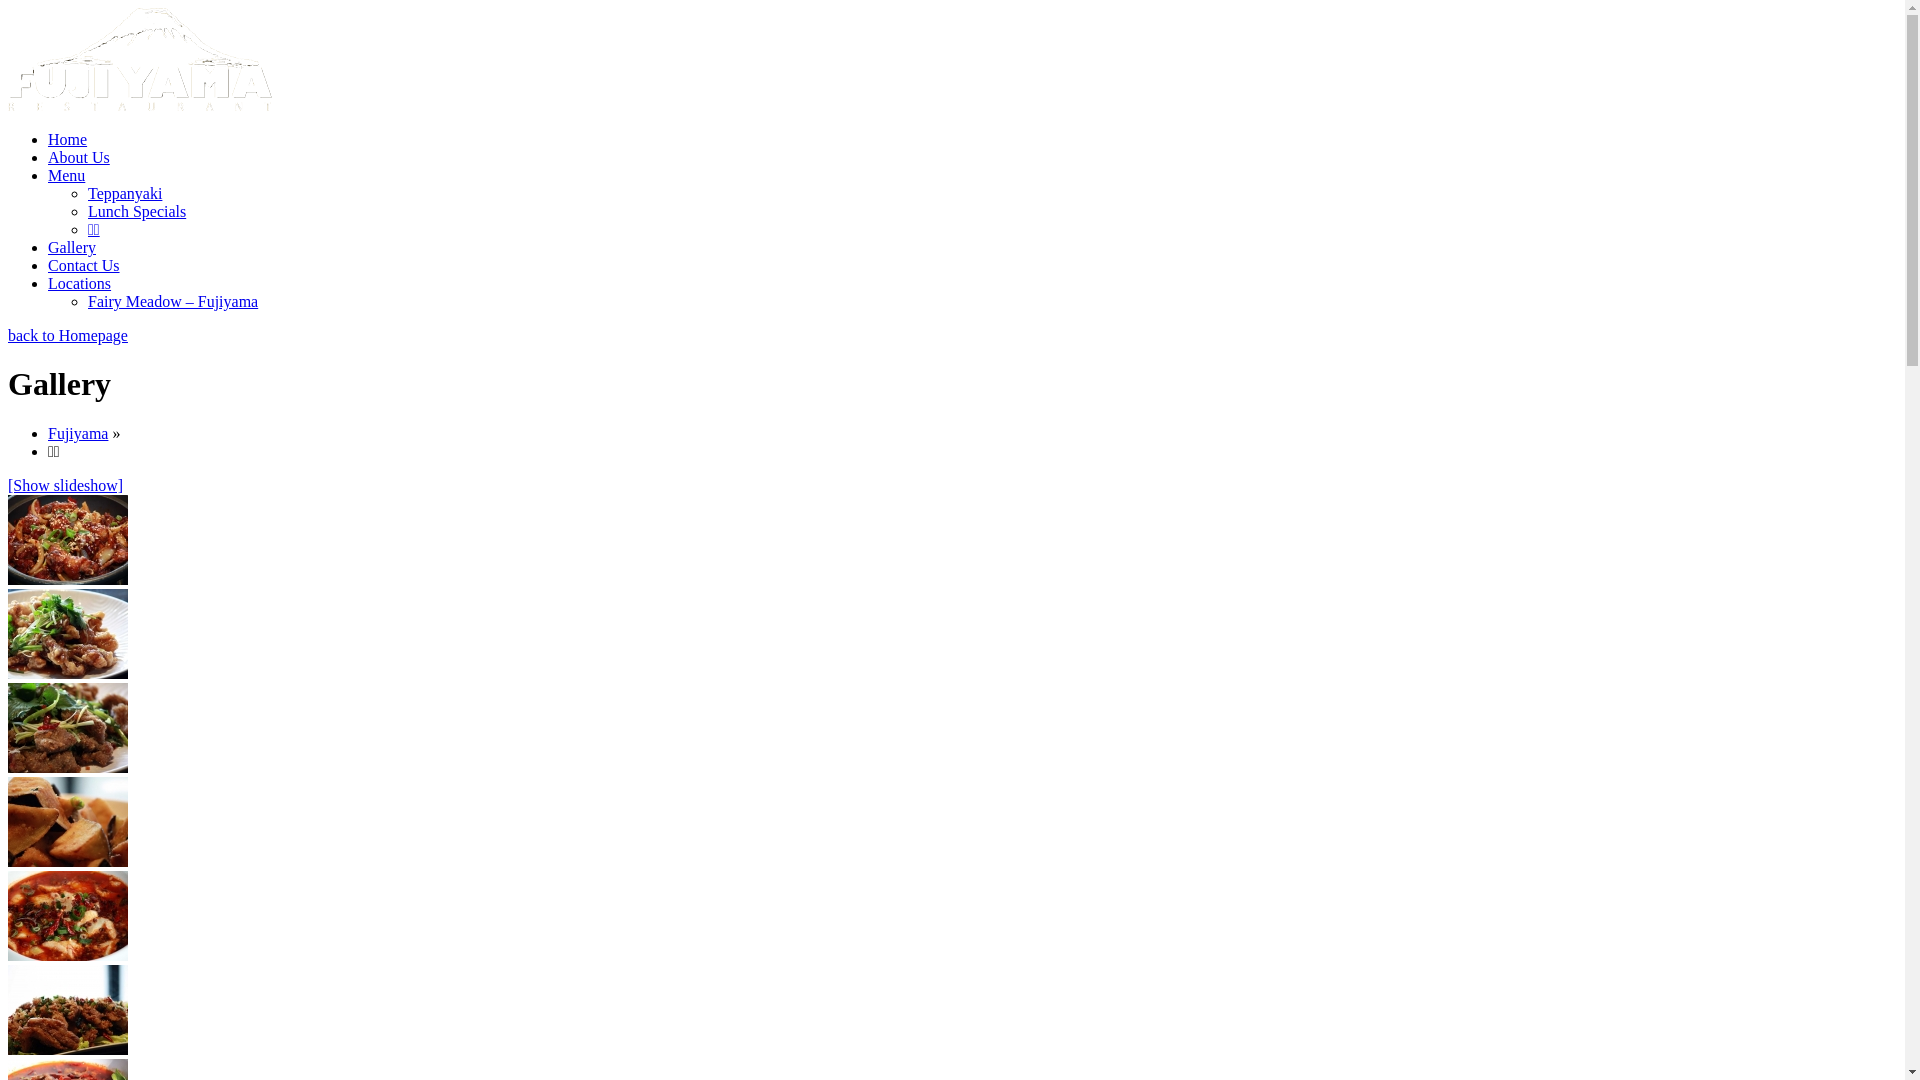 The image size is (1920, 1080). What do you see at coordinates (67, 915) in the screenshot?
I see `'Fish-Hot-Pot-with-Pickles'` at bounding box center [67, 915].